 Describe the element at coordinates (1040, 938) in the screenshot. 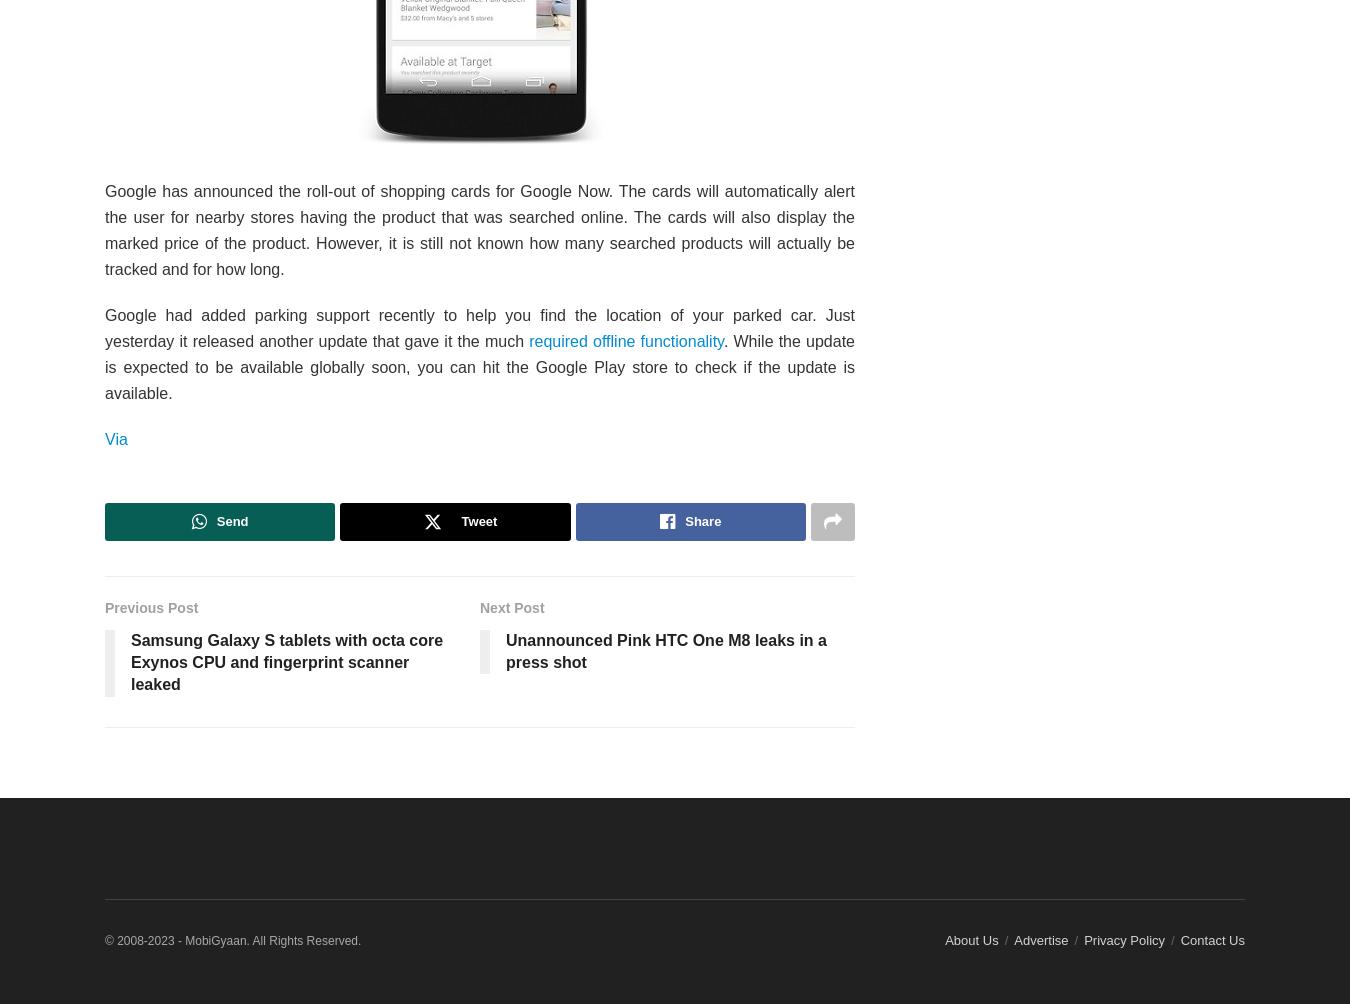

I see `'Advertise'` at that location.